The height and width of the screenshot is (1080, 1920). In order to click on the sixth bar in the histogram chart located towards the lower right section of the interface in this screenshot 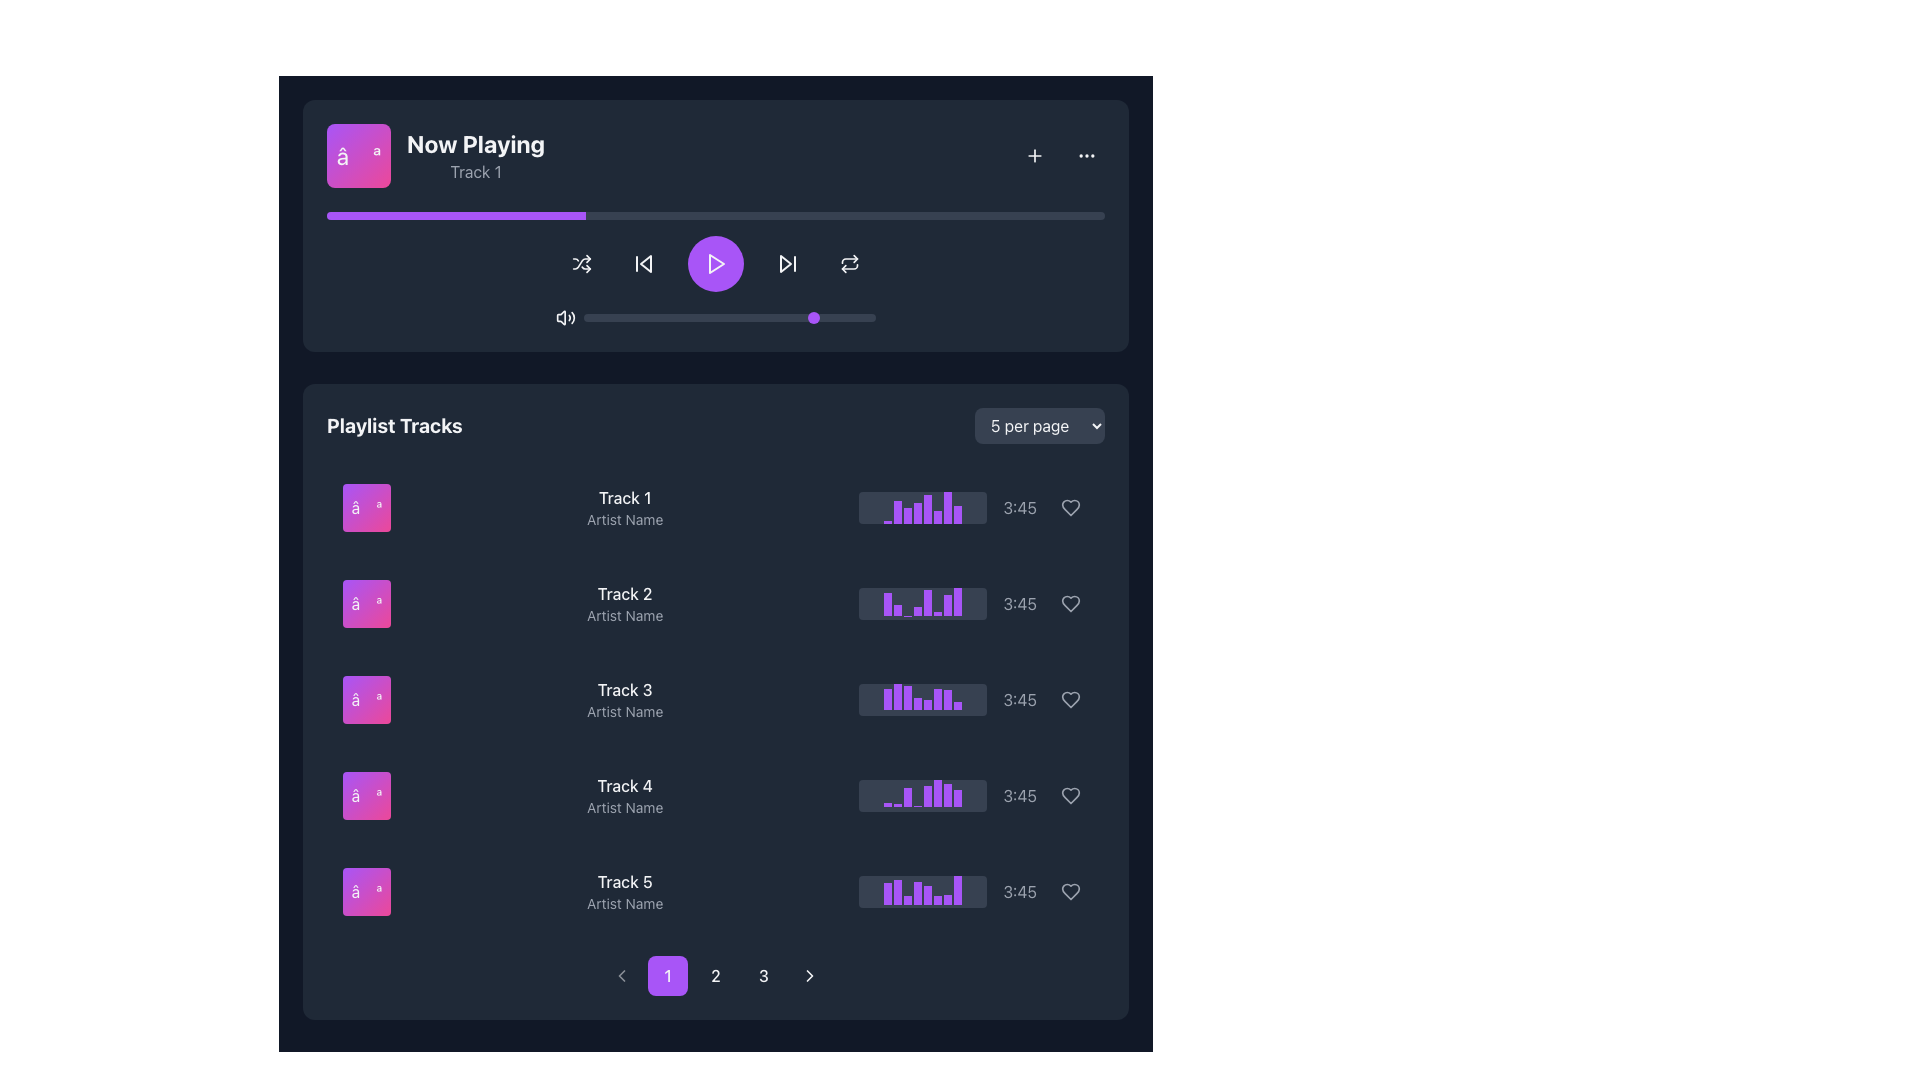, I will do `click(937, 900)`.